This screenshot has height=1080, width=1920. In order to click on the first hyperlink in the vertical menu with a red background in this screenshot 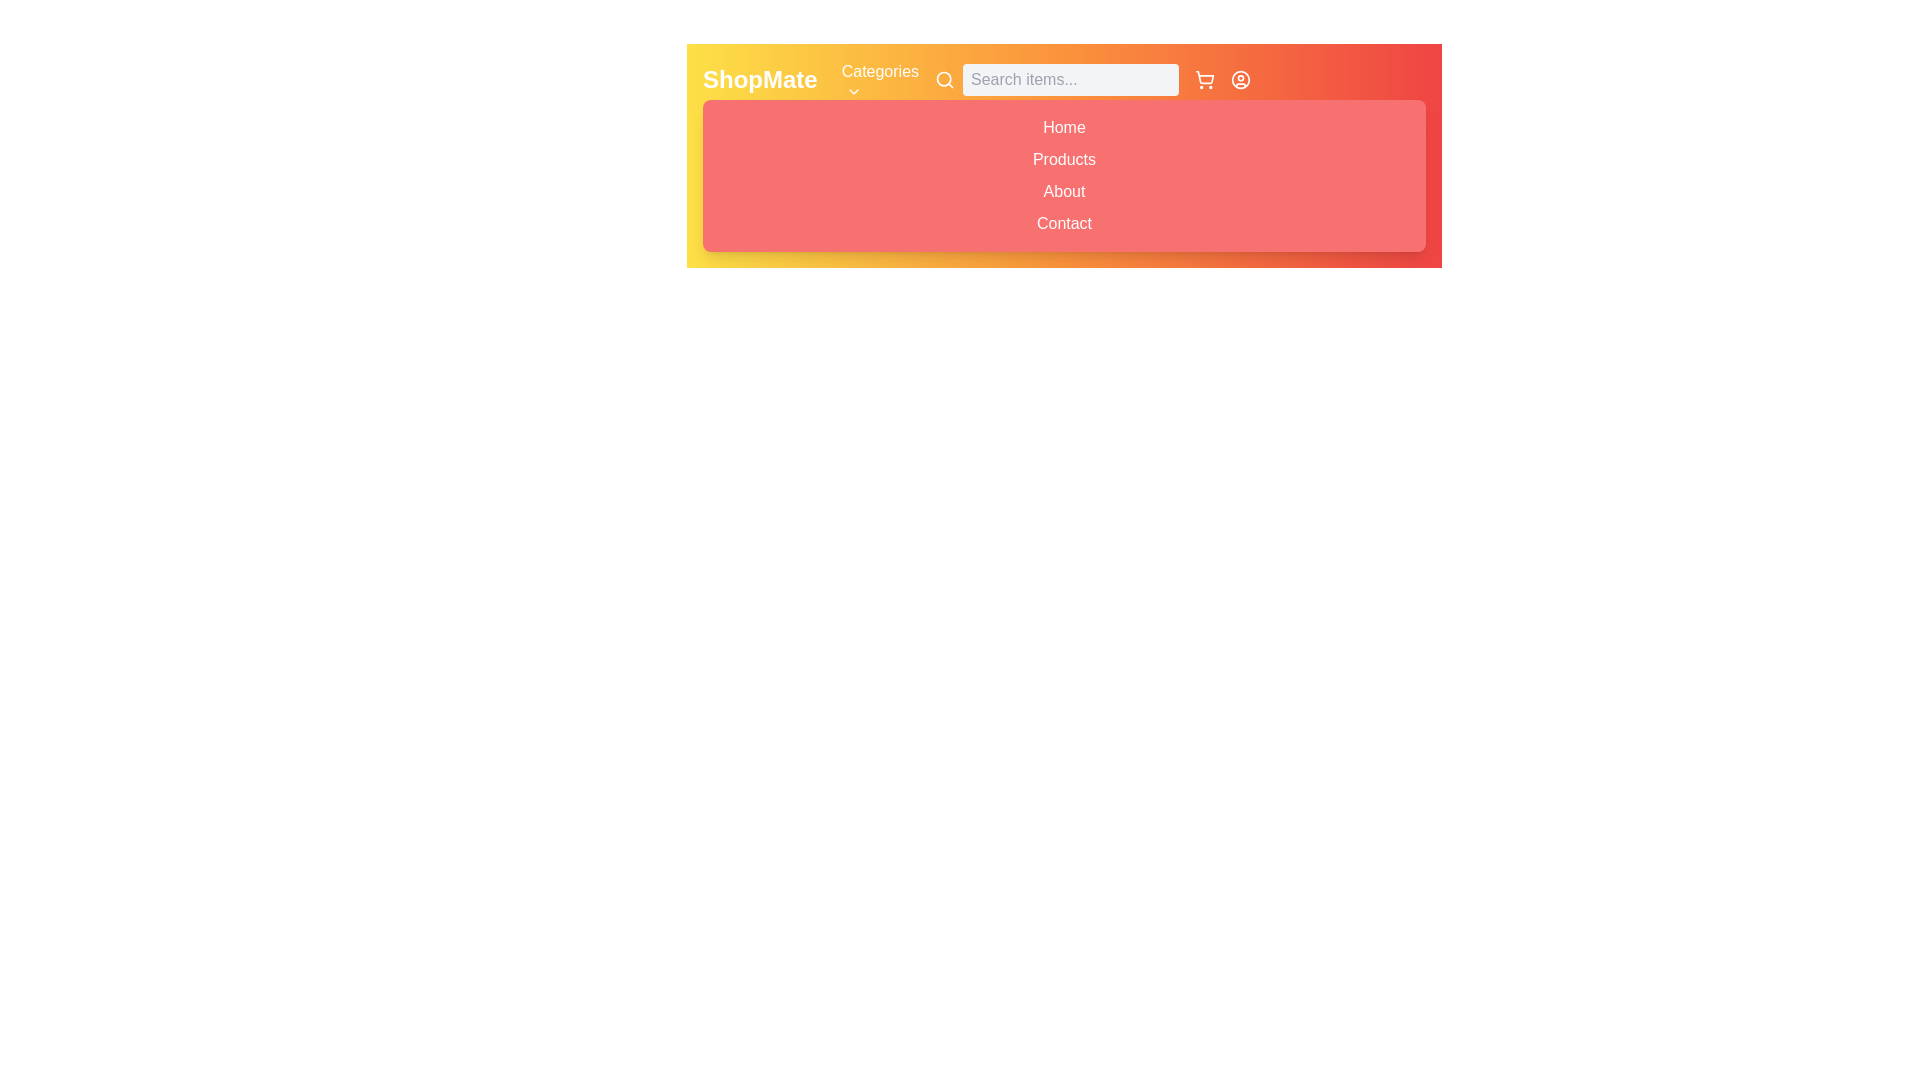, I will do `click(1063, 127)`.